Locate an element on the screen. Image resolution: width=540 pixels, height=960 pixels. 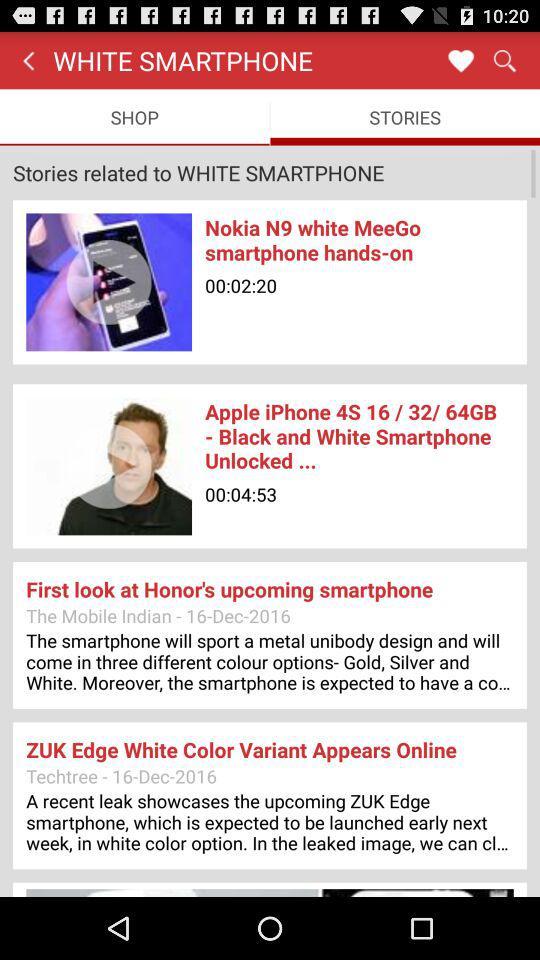
app next to the white smartphone is located at coordinates (460, 59).